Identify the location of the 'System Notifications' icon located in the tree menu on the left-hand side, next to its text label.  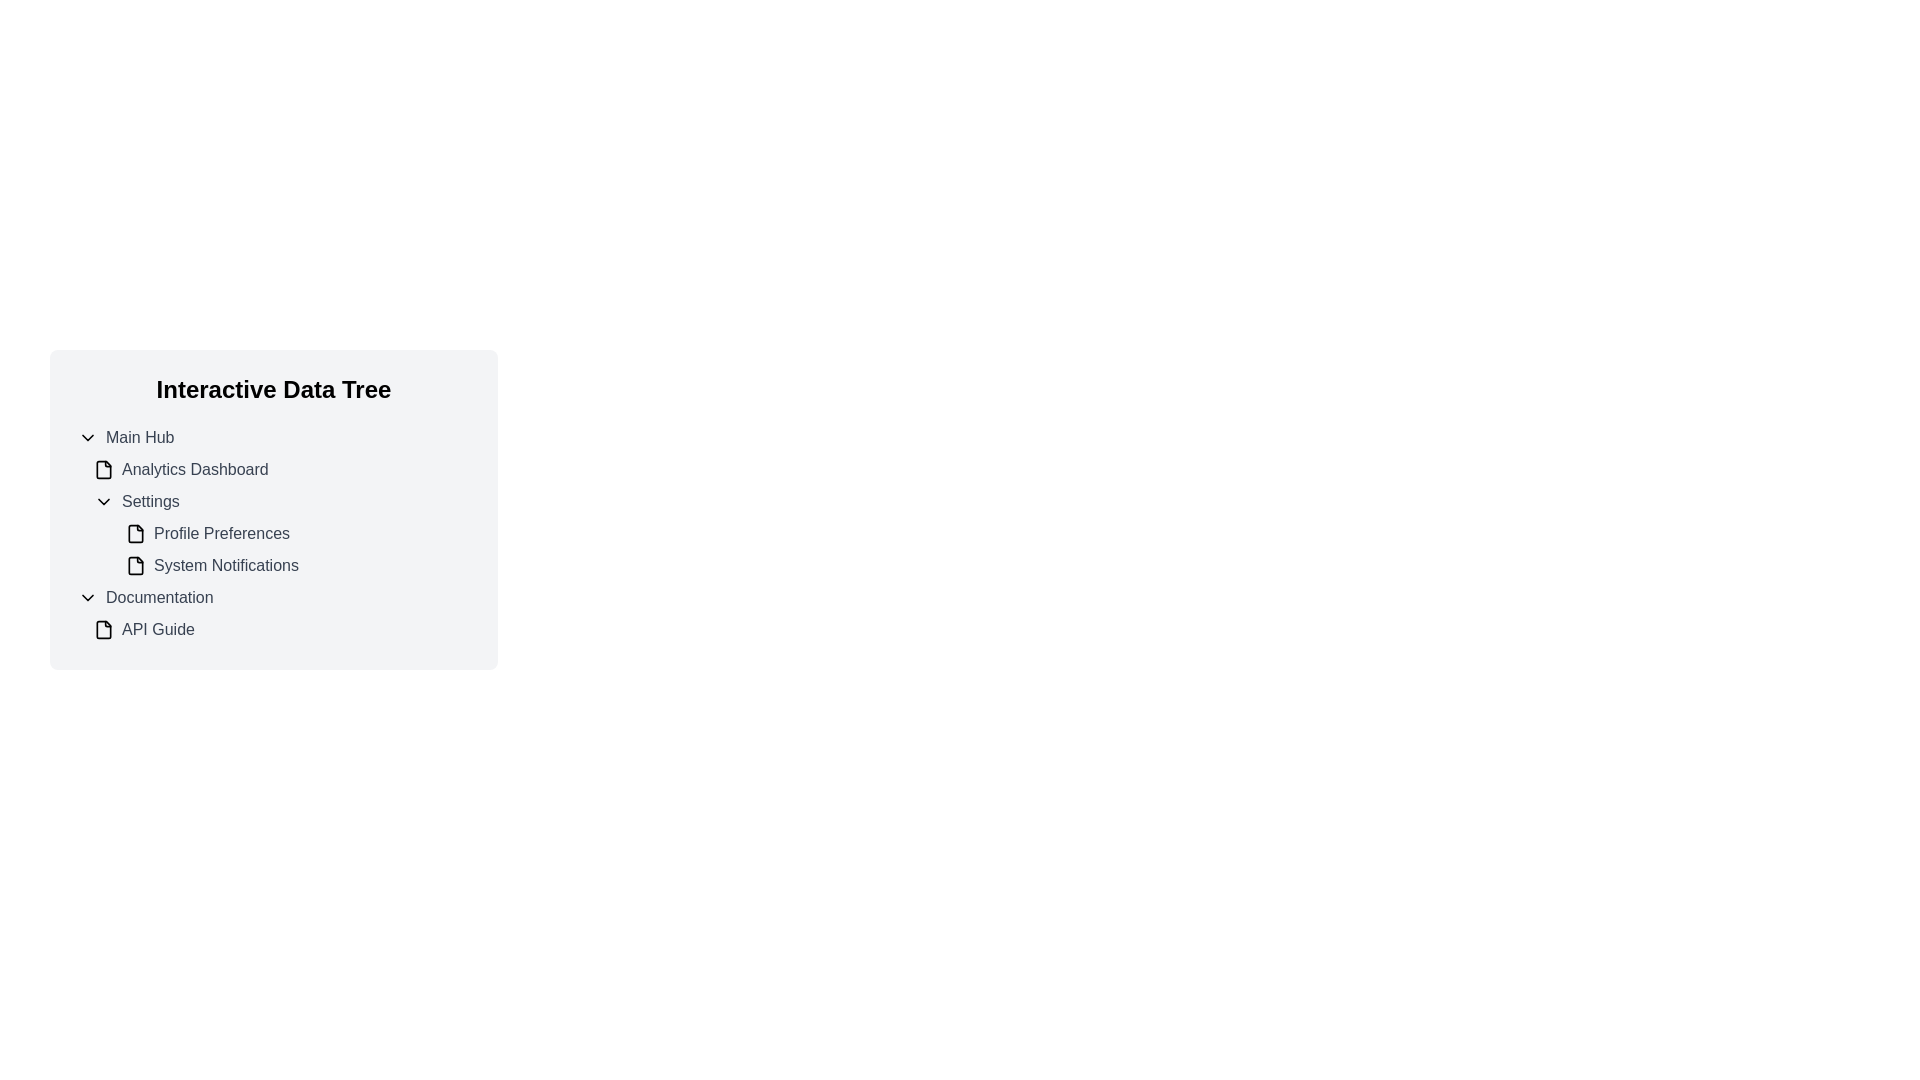
(134, 566).